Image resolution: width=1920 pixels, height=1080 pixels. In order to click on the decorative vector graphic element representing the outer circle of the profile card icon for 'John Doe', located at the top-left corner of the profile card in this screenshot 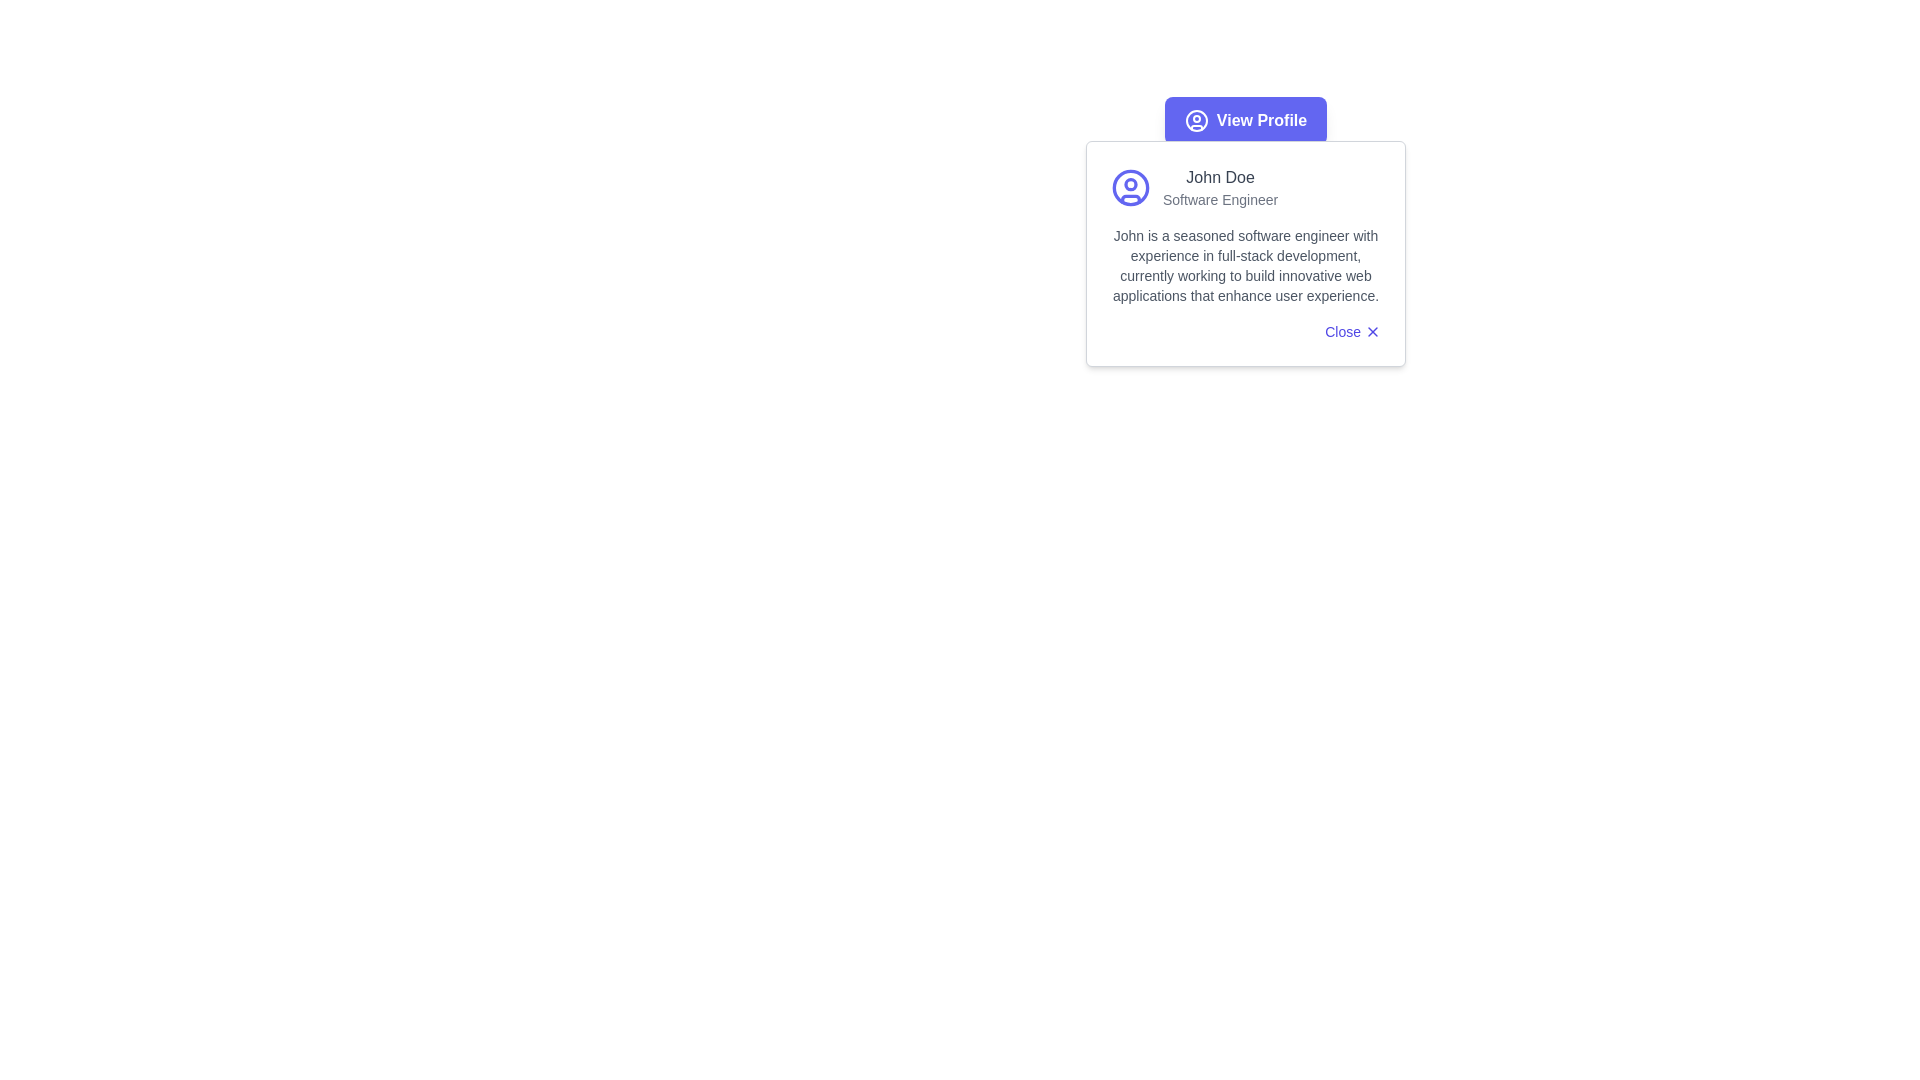, I will do `click(1131, 188)`.